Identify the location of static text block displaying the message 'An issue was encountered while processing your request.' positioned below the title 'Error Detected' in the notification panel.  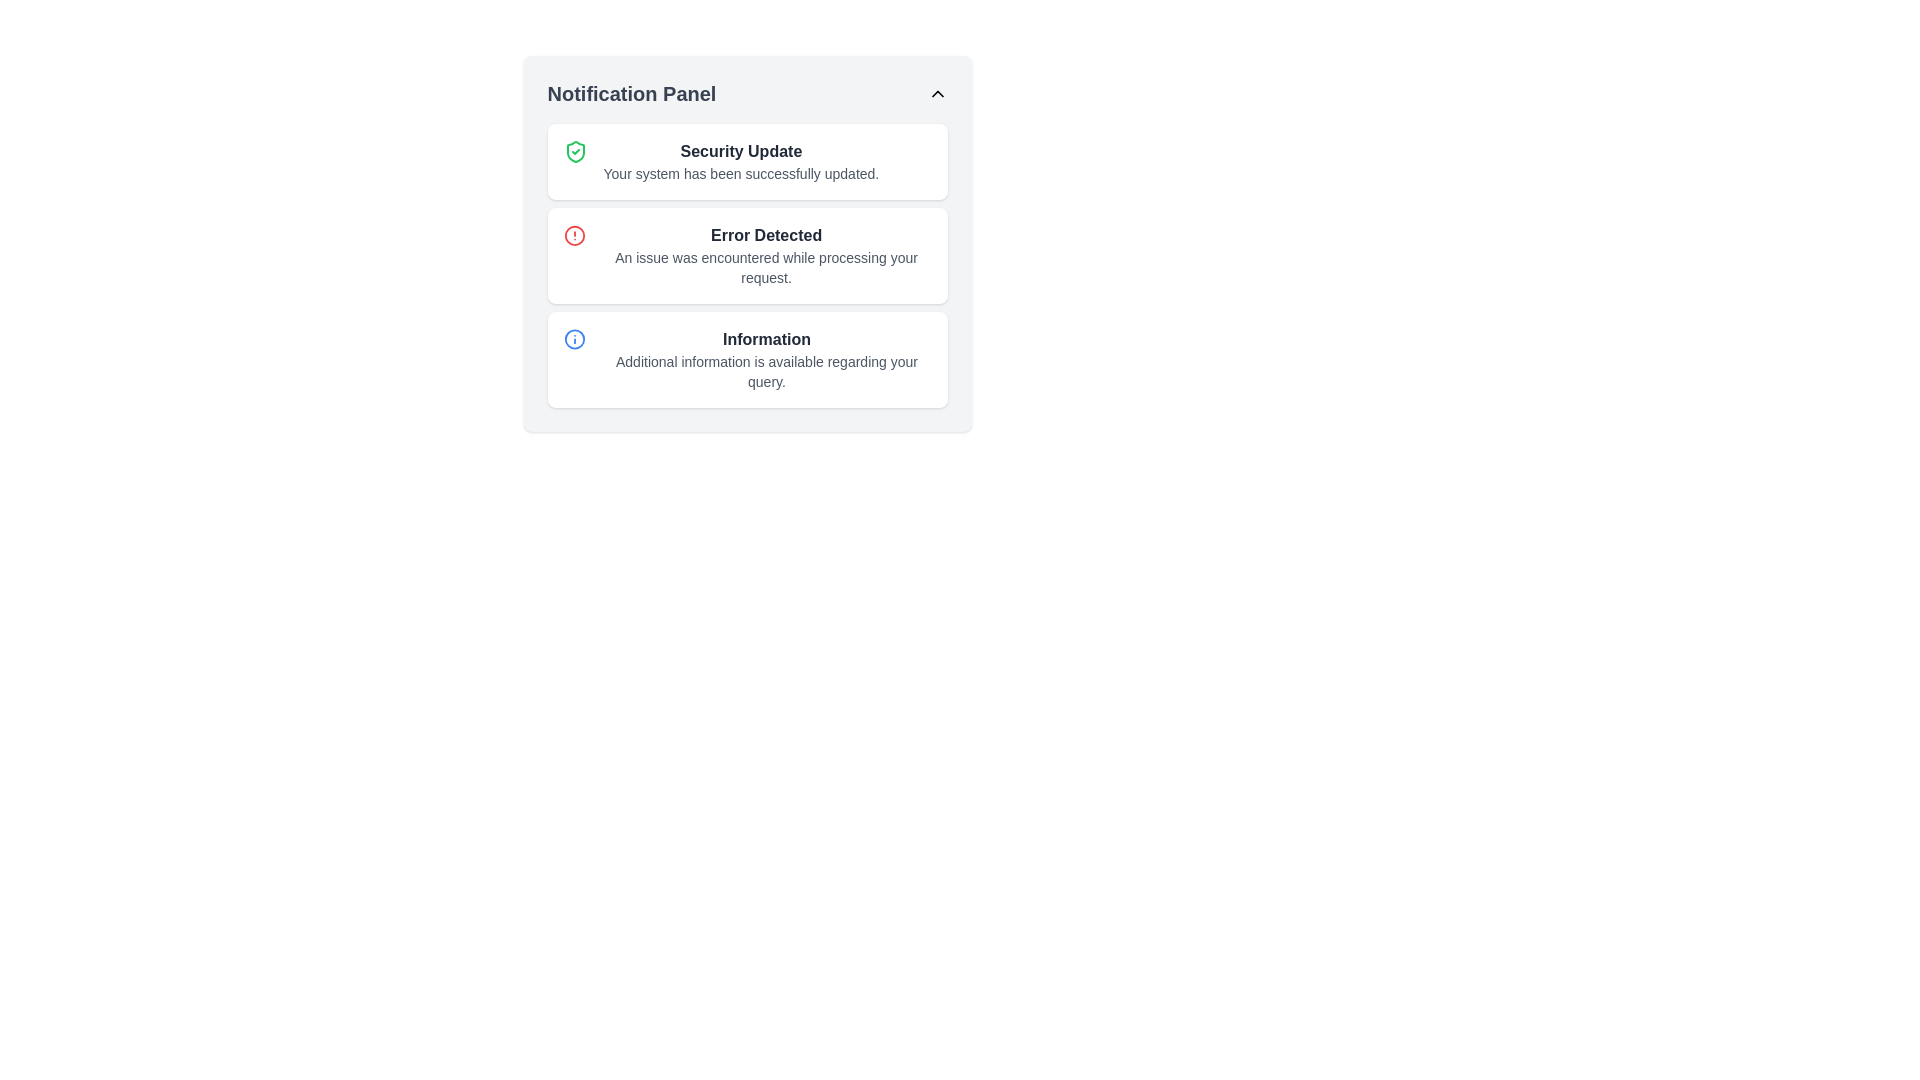
(765, 266).